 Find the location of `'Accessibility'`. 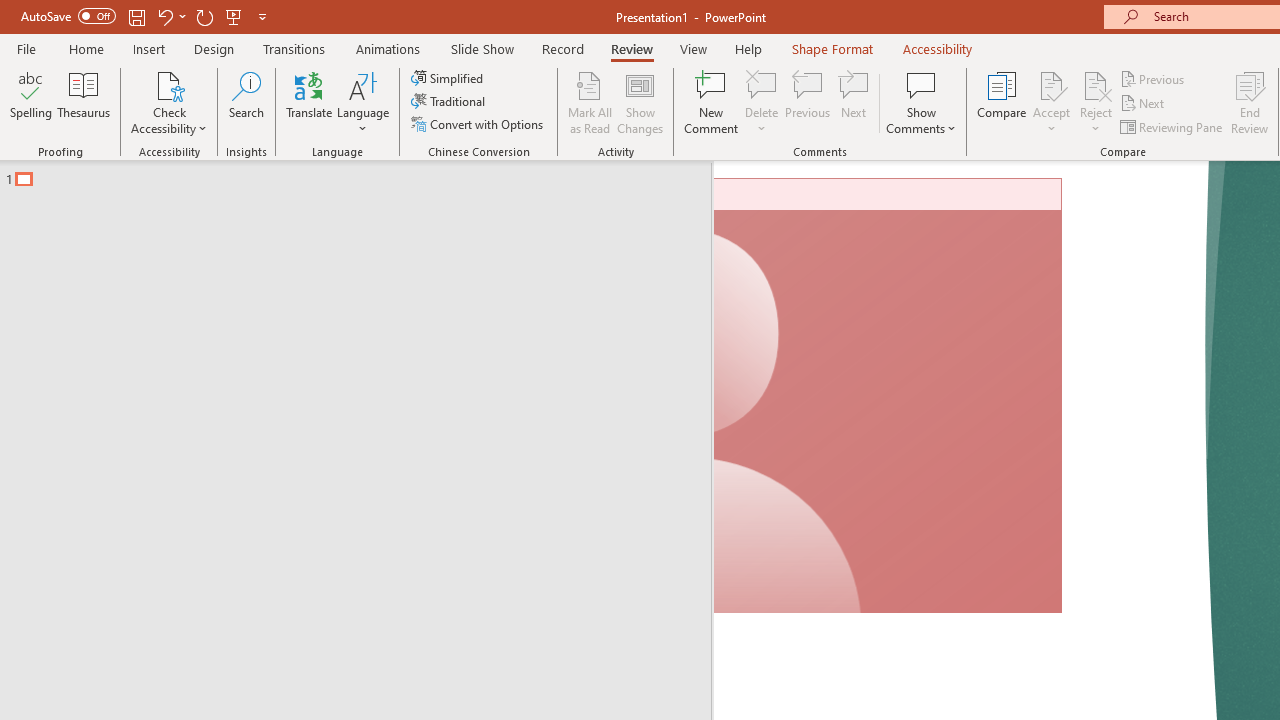

'Accessibility' is located at coordinates (937, 48).